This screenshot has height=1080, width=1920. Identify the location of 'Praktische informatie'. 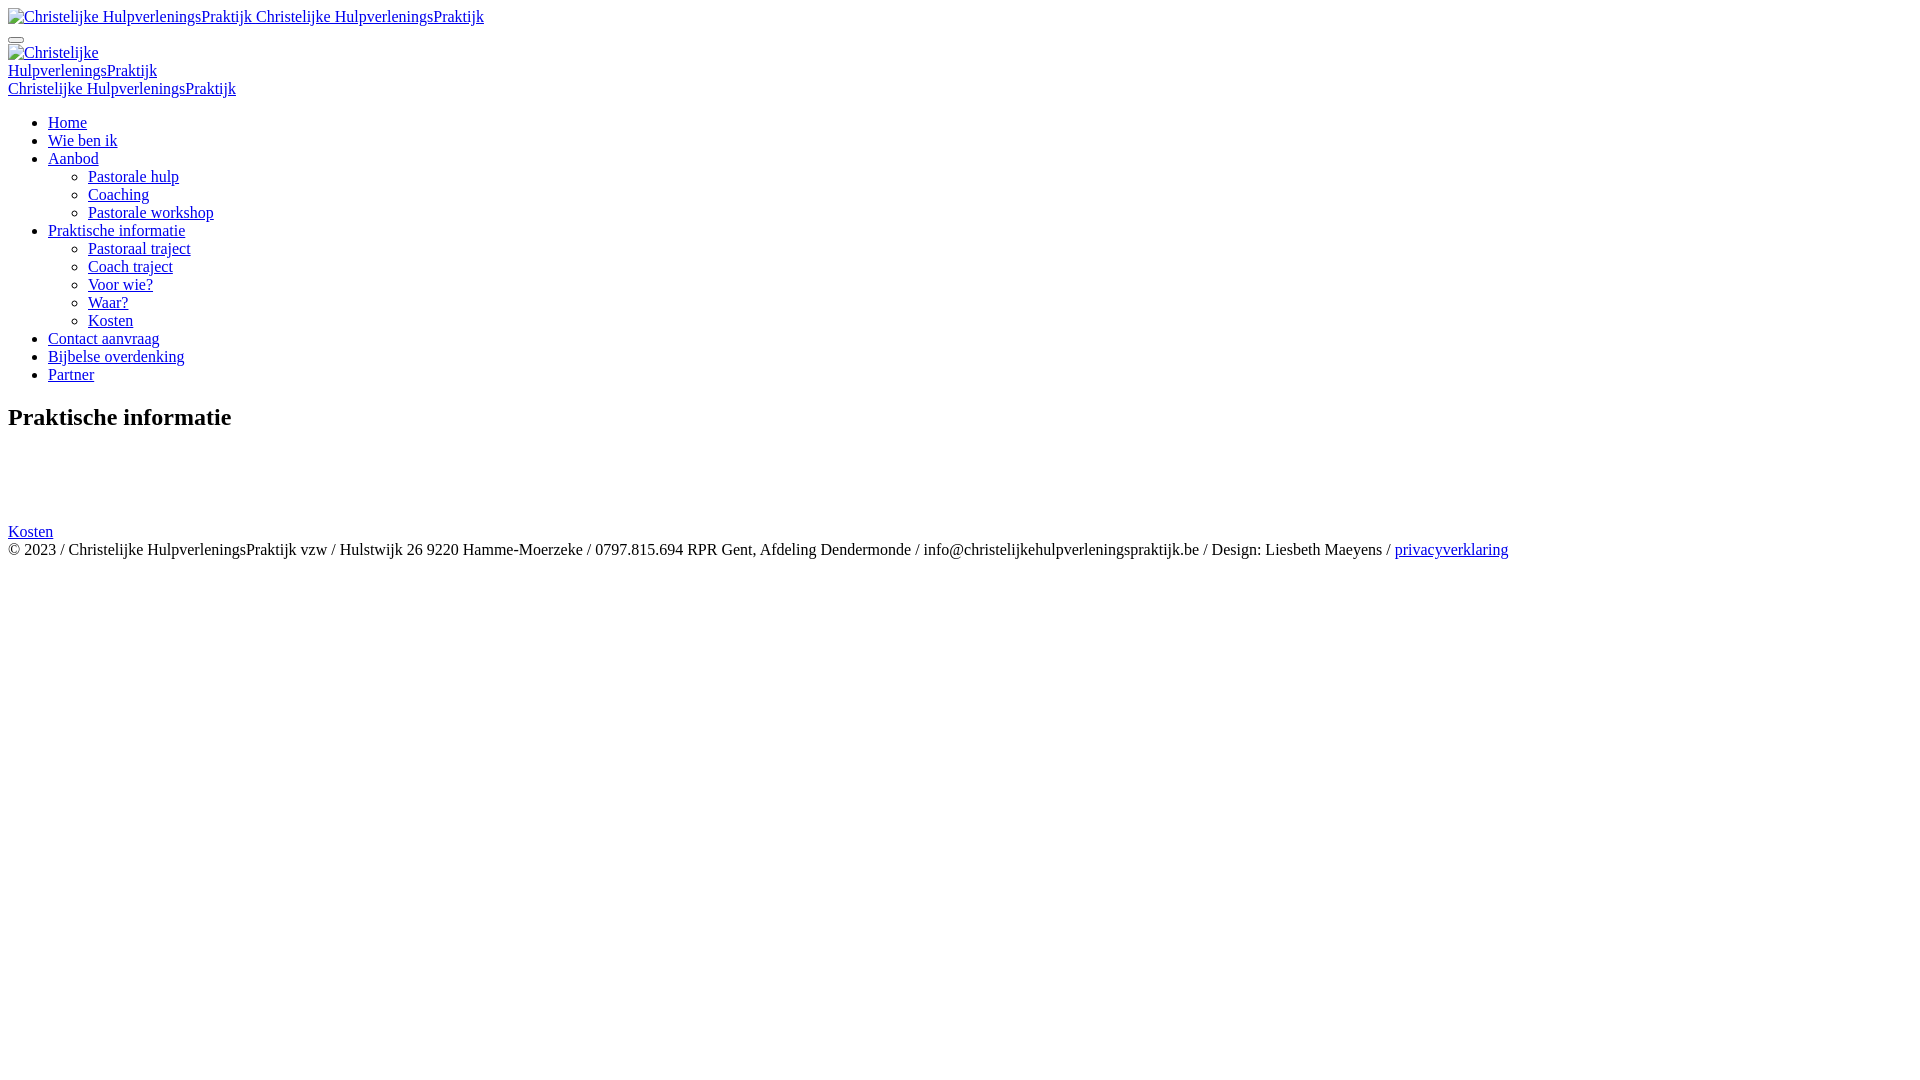
(115, 229).